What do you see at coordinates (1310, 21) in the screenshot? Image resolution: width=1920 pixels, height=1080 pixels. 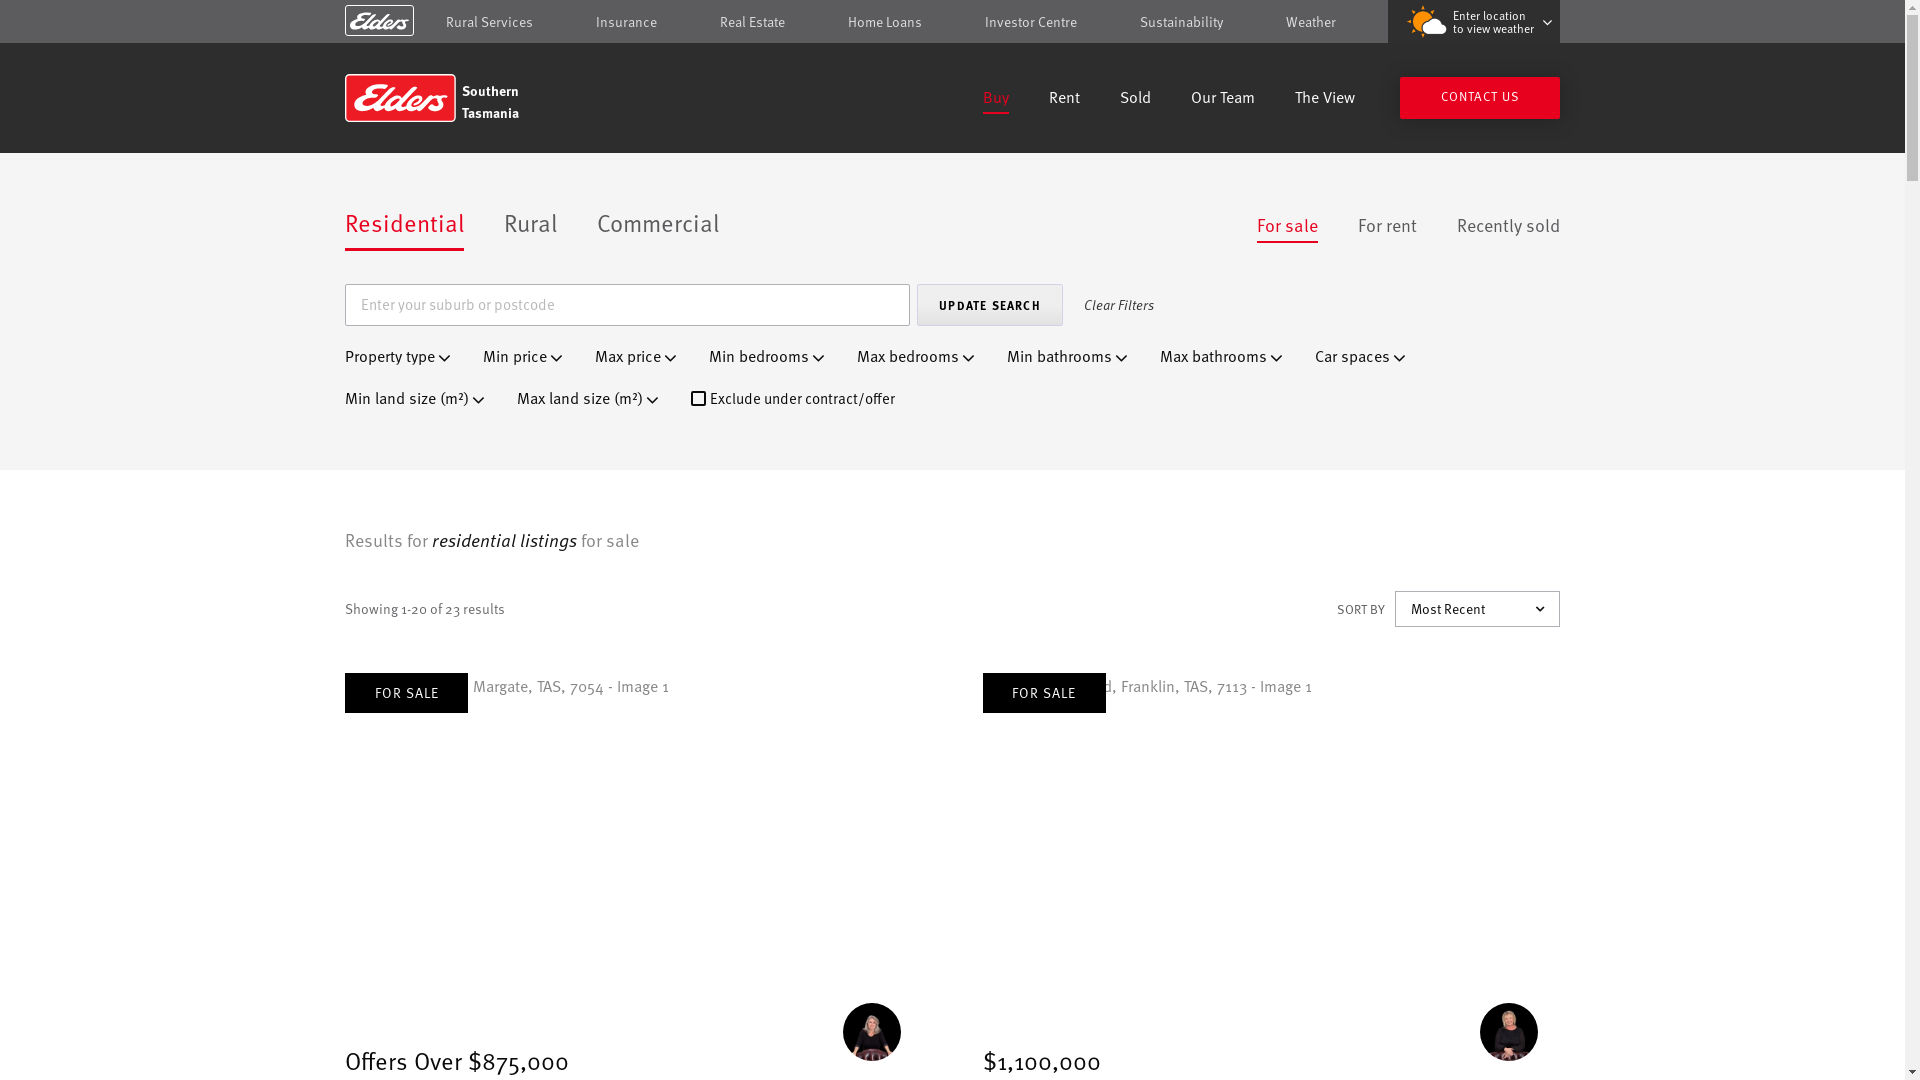 I see `'Weather'` at bounding box center [1310, 21].